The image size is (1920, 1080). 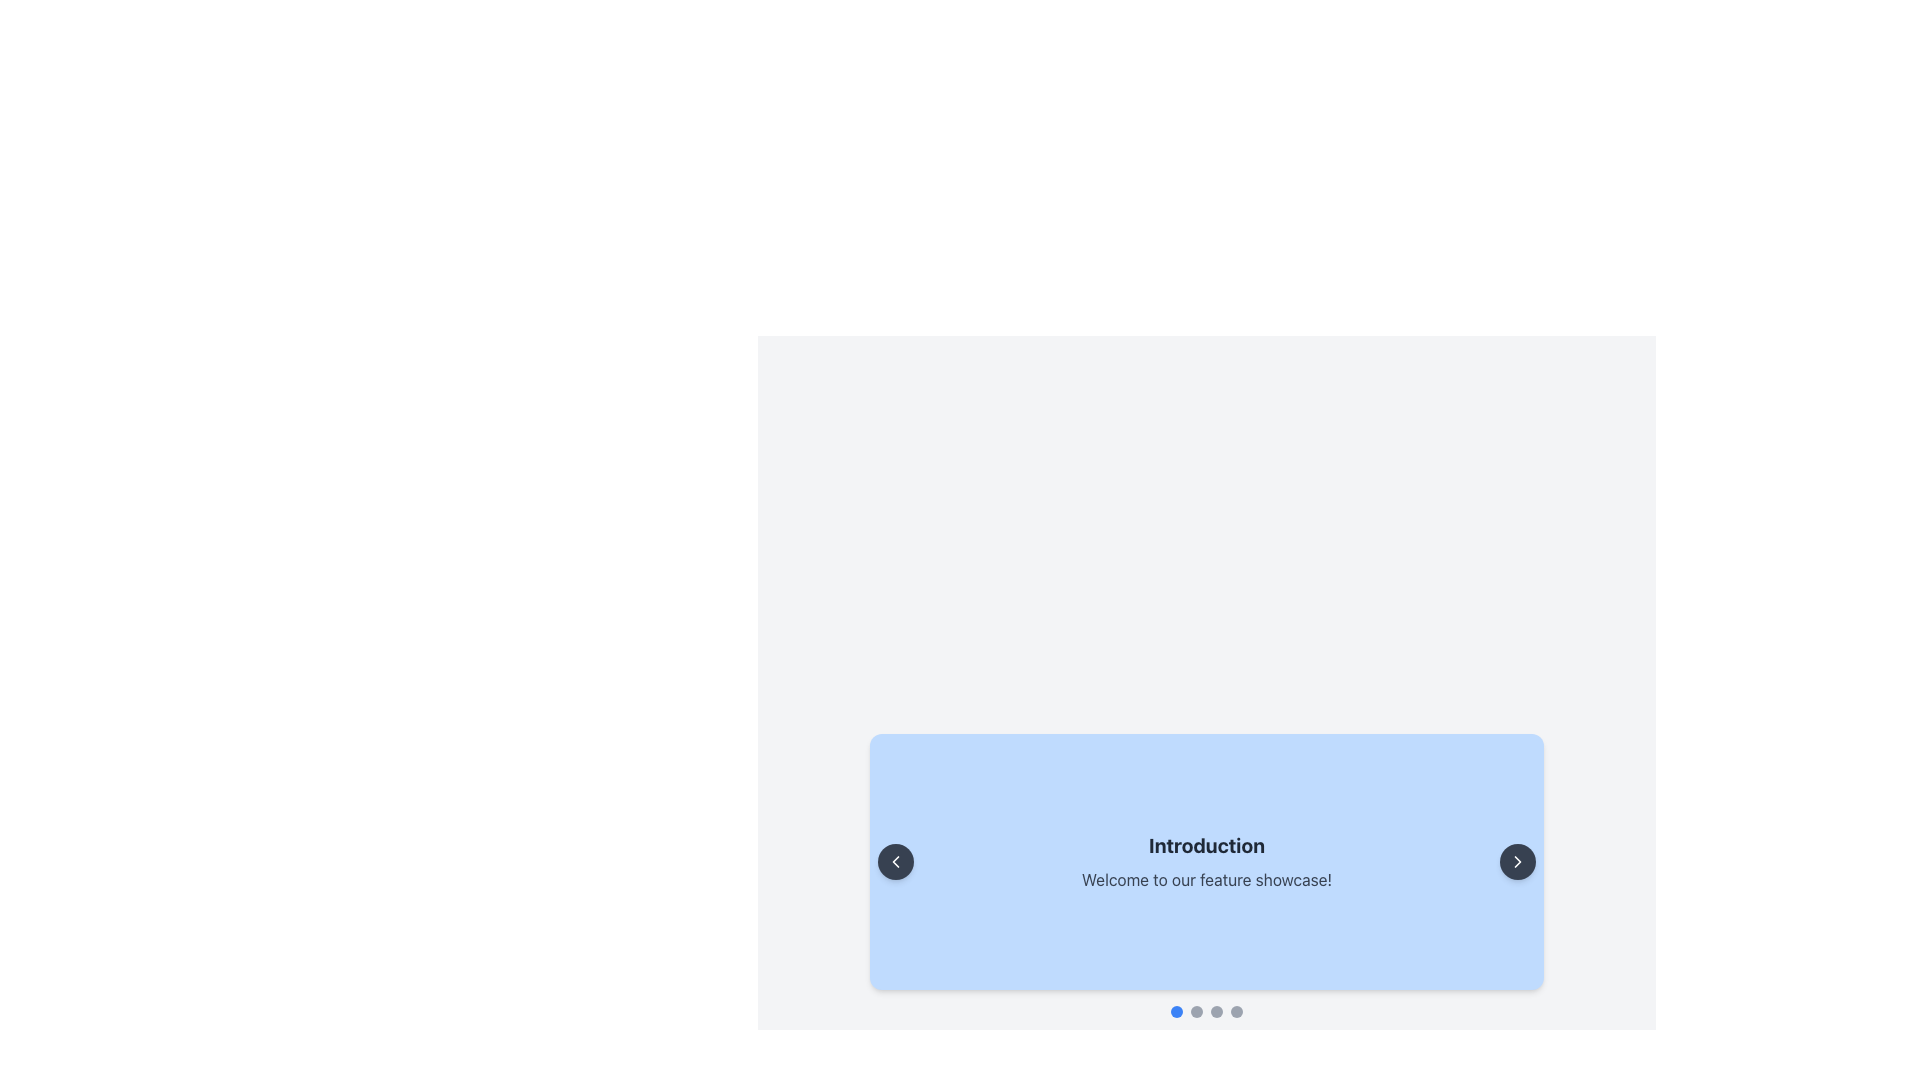 What do you see at coordinates (895, 860) in the screenshot?
I see `the button located on the left side of the blue panel under the content titled 'Introduction'` at bounding box center [895, 860].